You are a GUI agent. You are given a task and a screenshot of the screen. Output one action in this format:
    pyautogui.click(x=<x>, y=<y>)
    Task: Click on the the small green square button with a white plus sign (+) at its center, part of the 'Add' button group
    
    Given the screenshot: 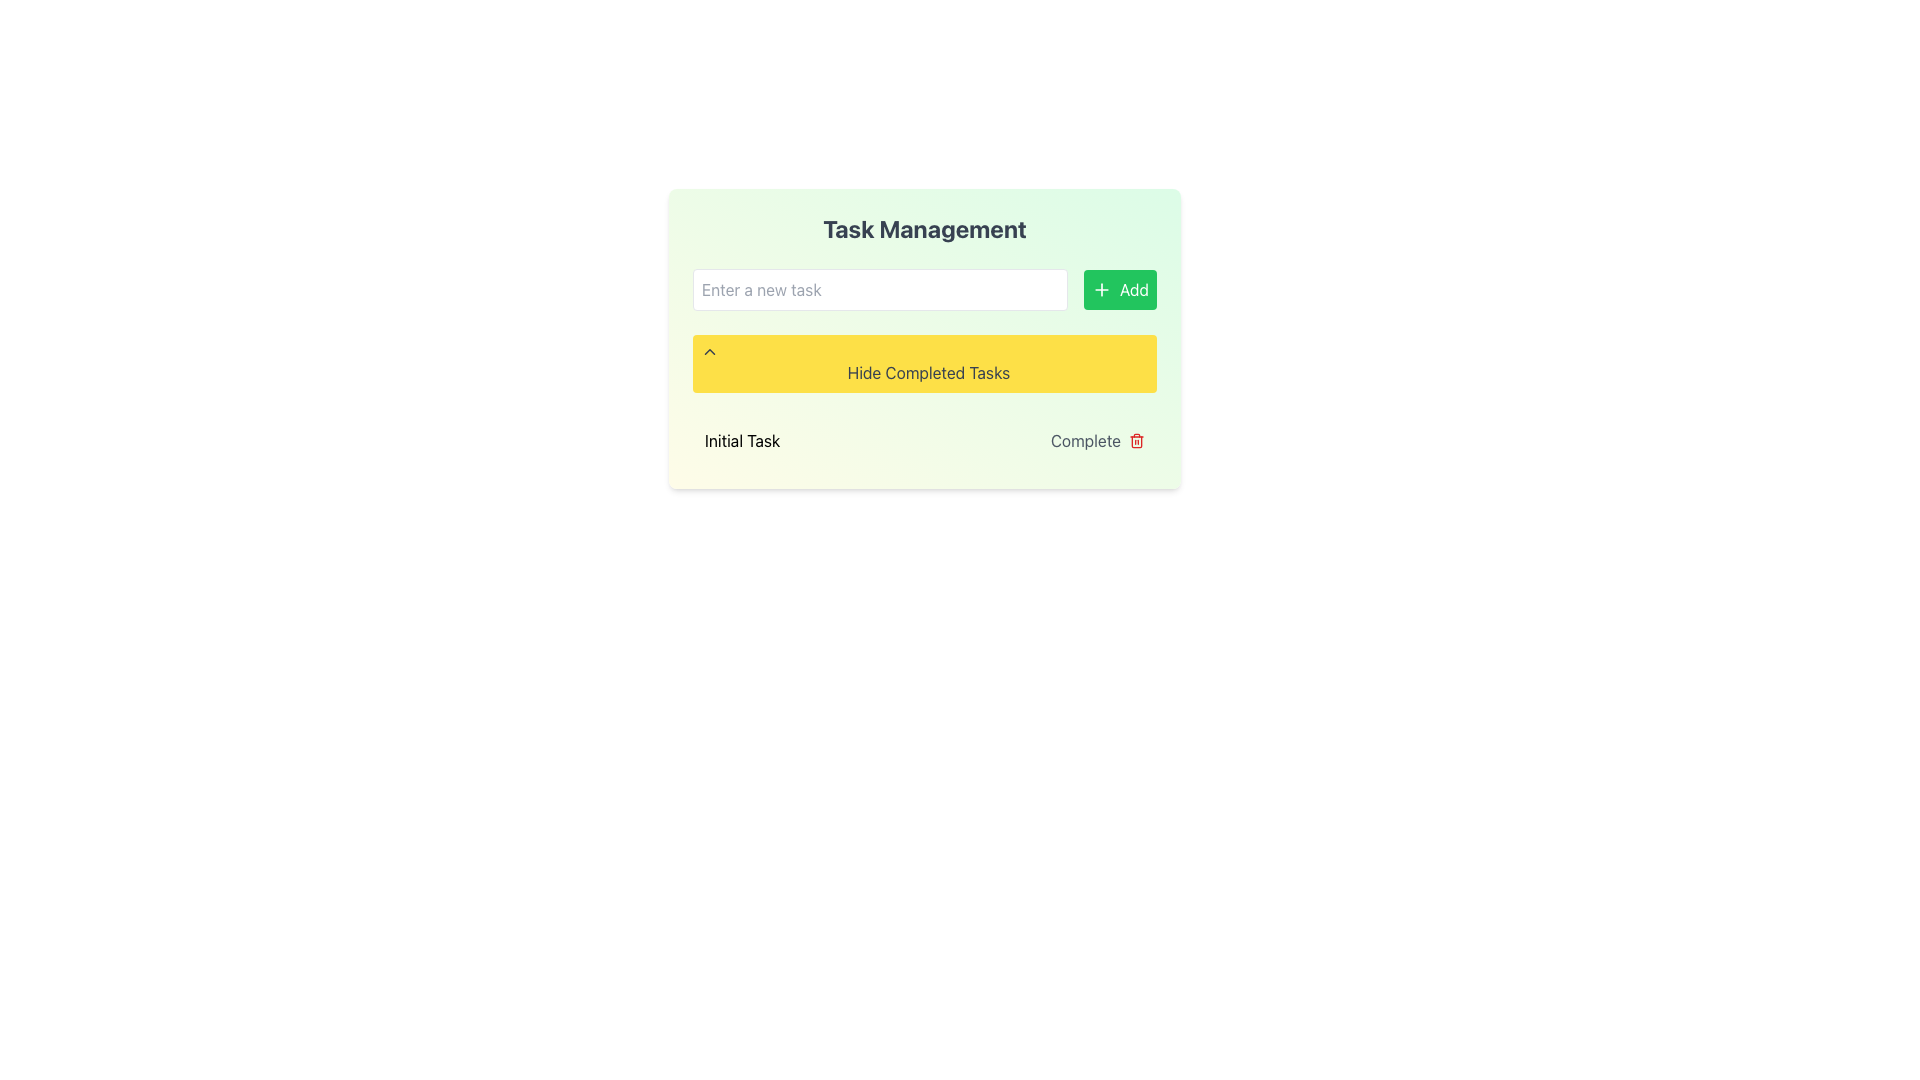 What is the action you would take?
    pyautogui.click(x=1100, y=289)
    